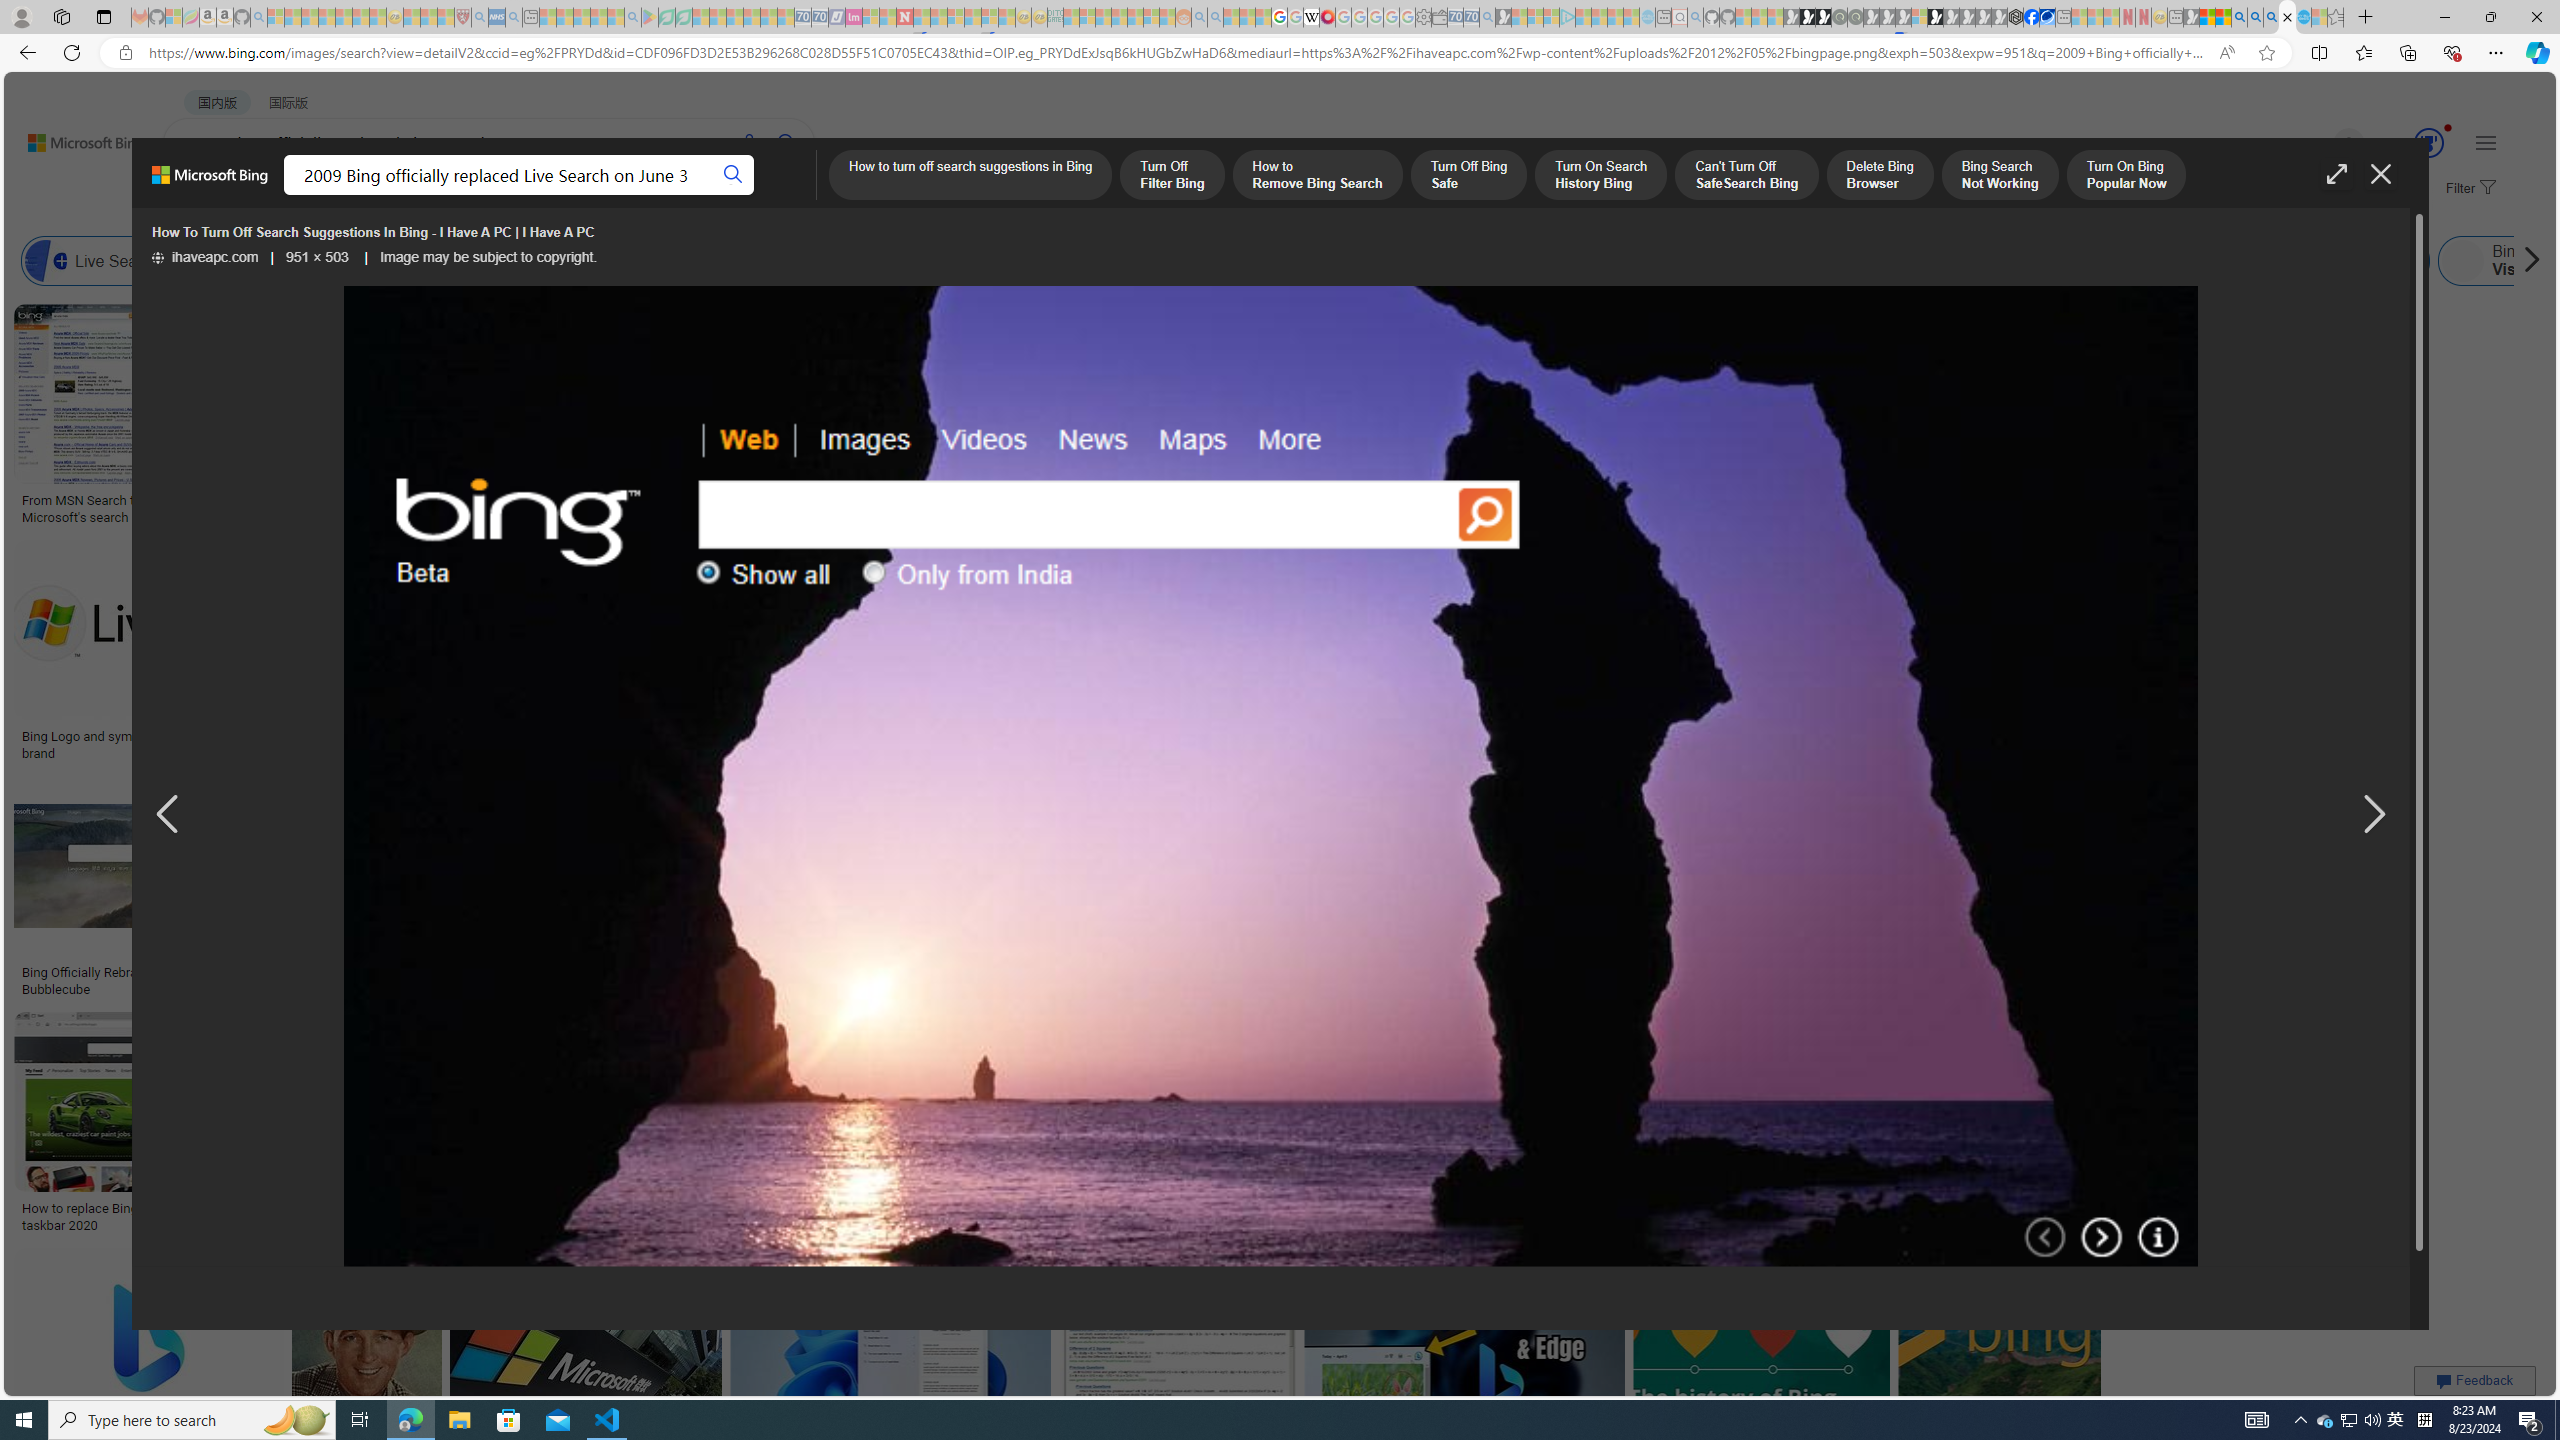  What do you see at coordinates (1854, 16) in the screenshot?
I see `'Future Focus Report 2024 - Sleeping'` at bounding box center [1854, 16].